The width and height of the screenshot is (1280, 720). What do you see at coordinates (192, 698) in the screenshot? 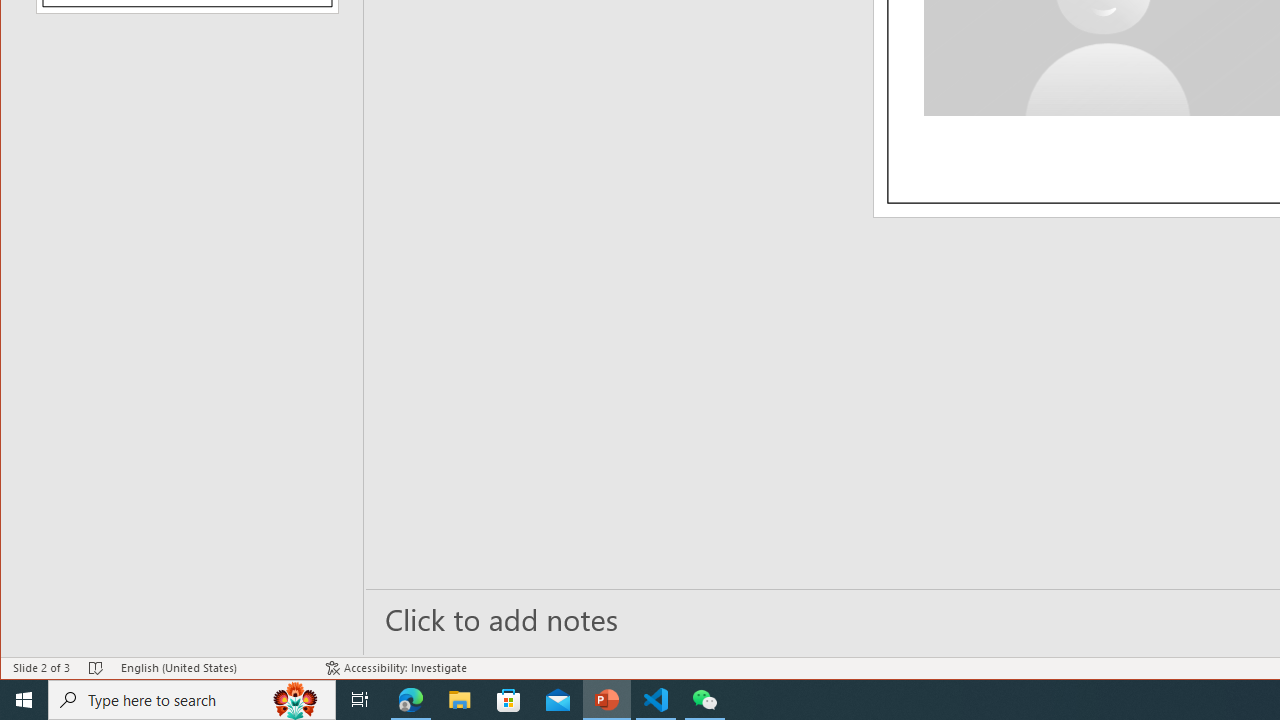
I see `'Type here to search'` at bounding box center [192, 698].